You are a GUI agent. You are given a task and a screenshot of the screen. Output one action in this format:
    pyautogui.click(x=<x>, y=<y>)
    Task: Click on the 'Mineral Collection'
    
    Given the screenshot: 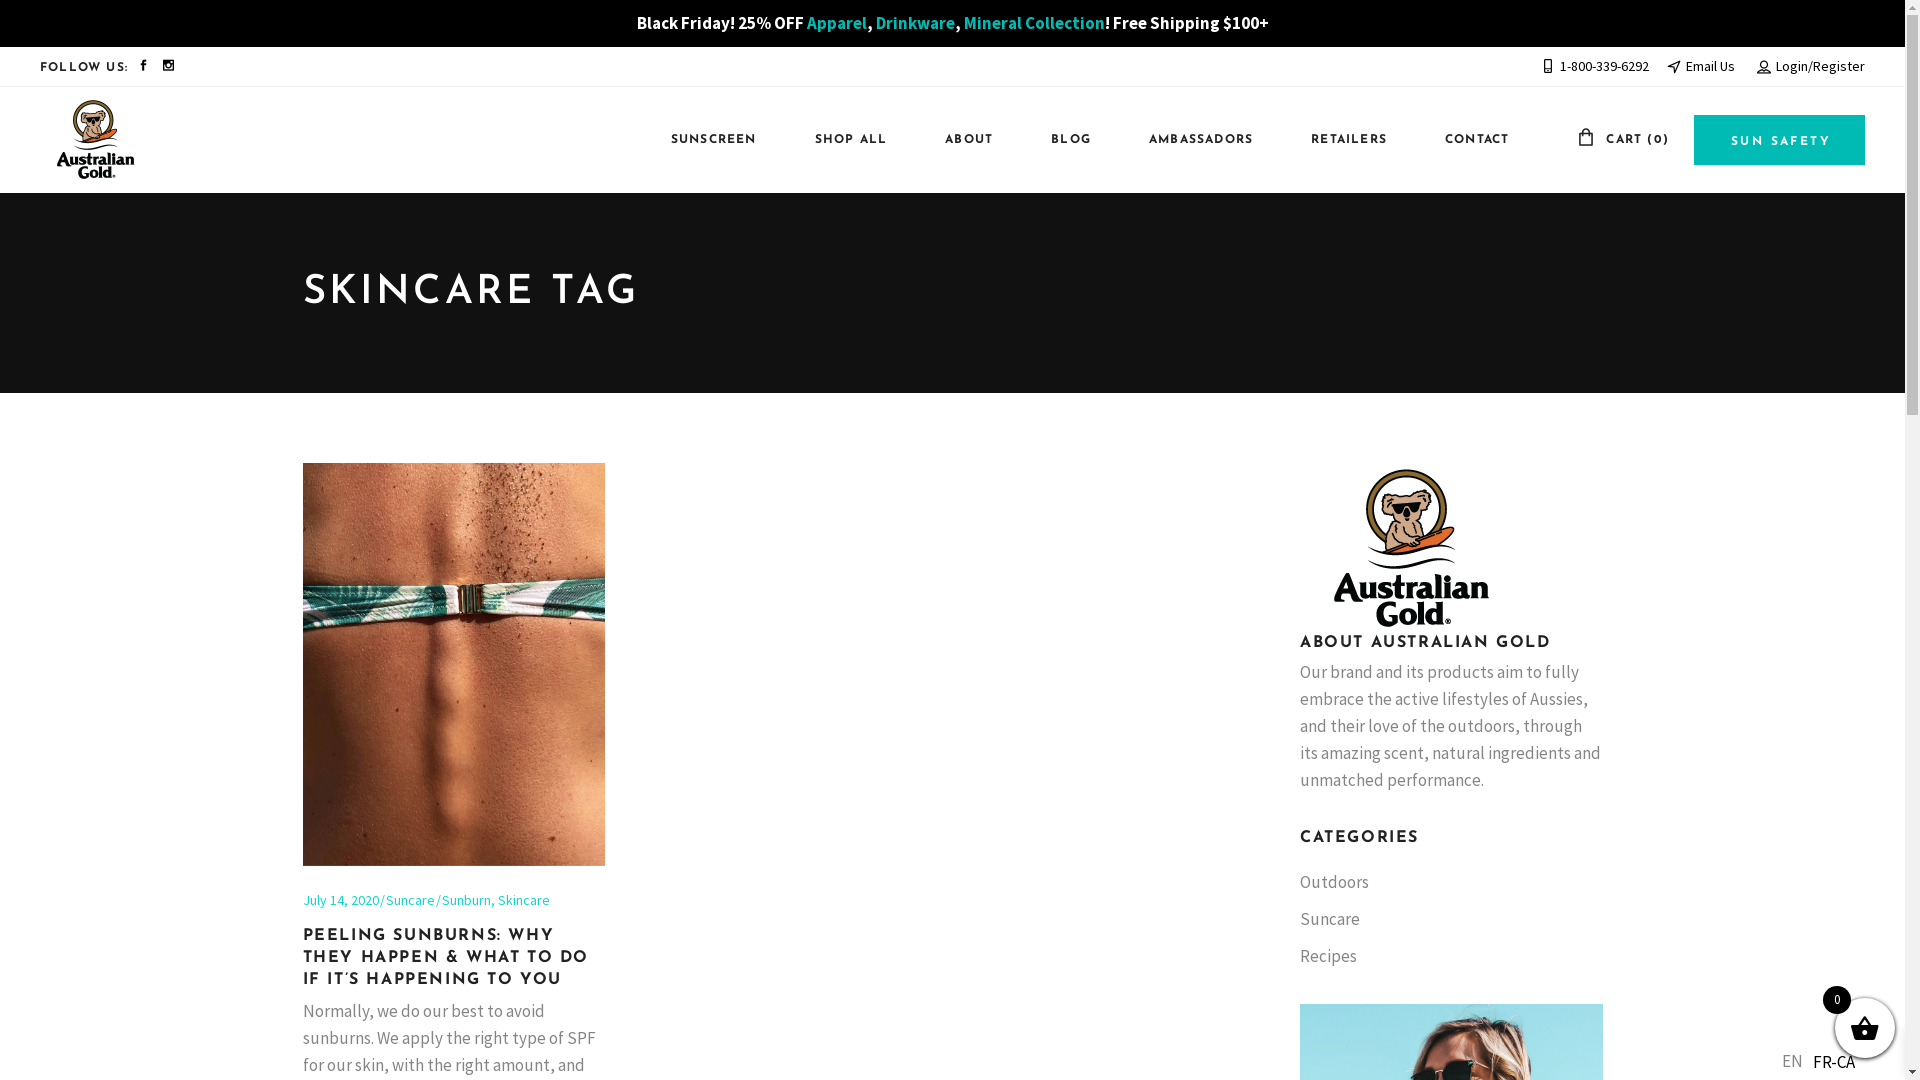 What is the action you would take?
    pyautogui.click(x=1034, y=23)
    